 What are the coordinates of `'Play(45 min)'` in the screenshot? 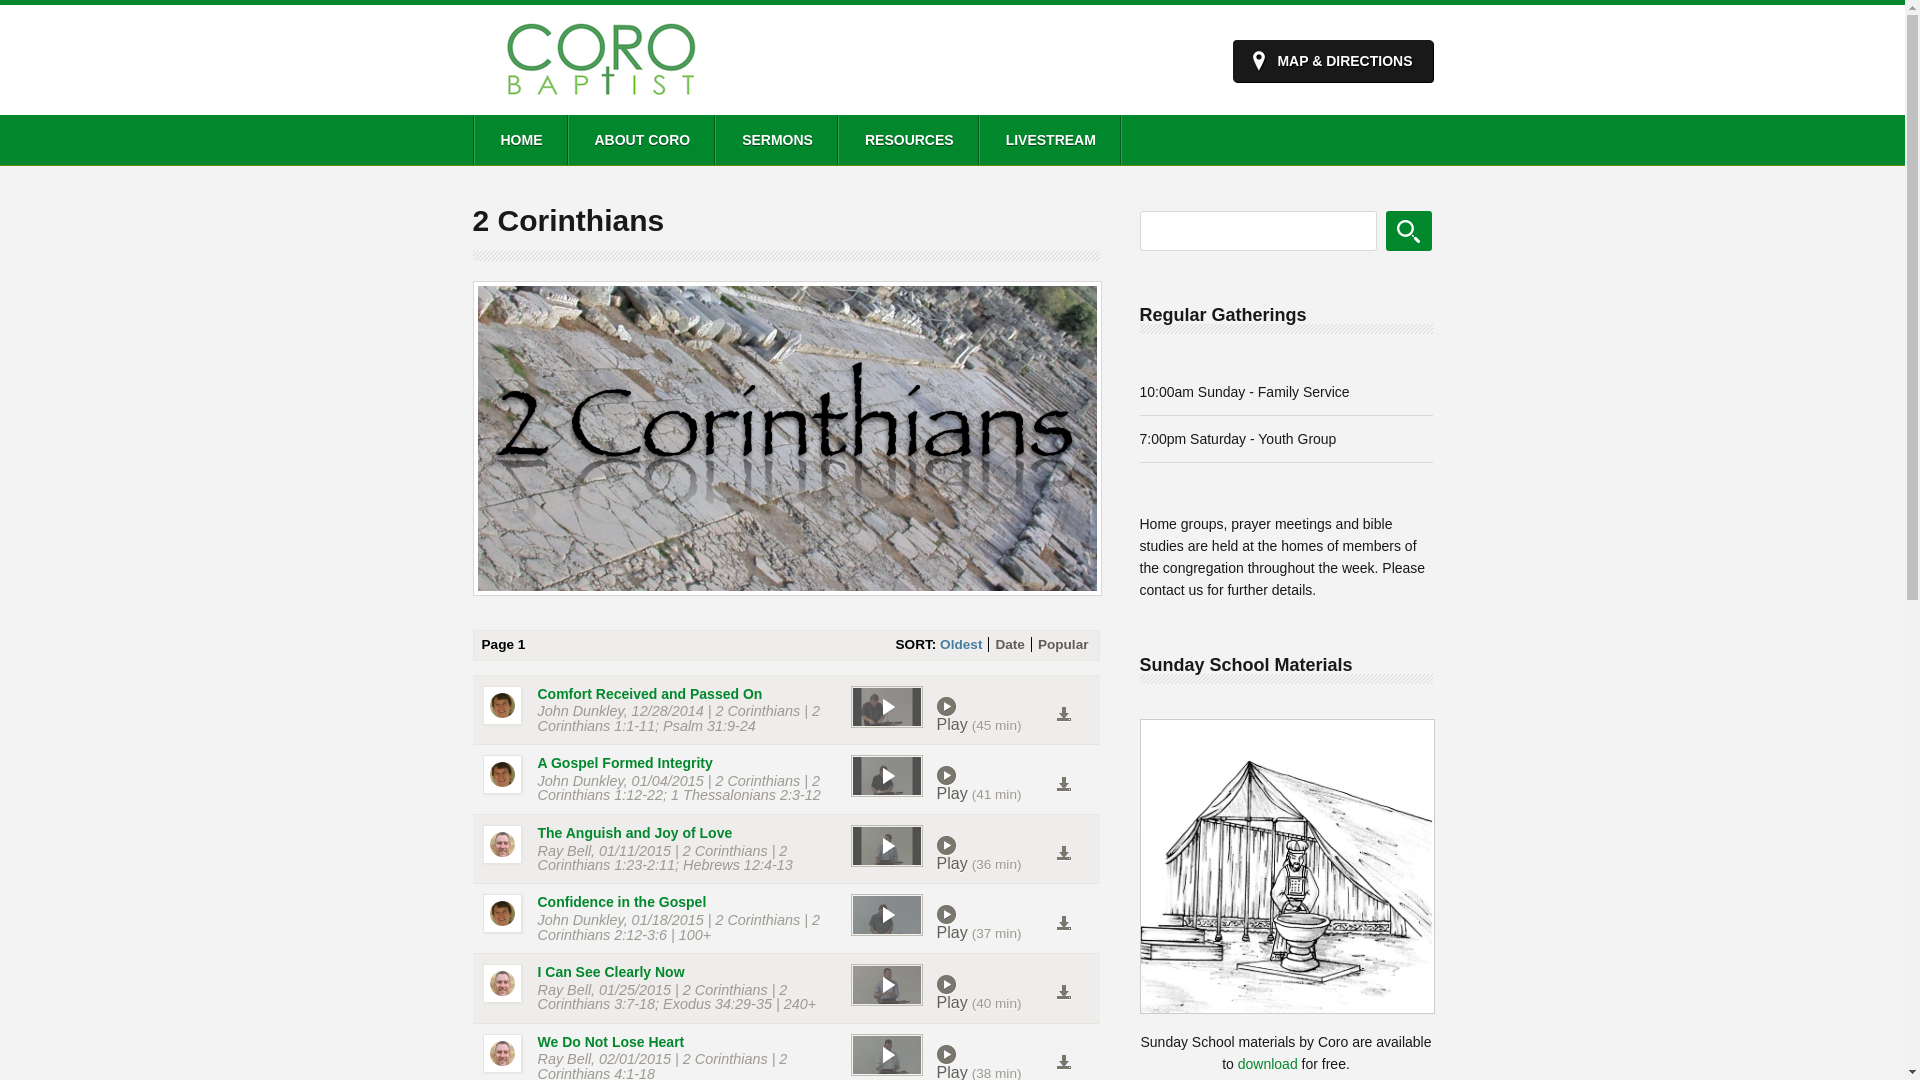 It's located at (935, 713).